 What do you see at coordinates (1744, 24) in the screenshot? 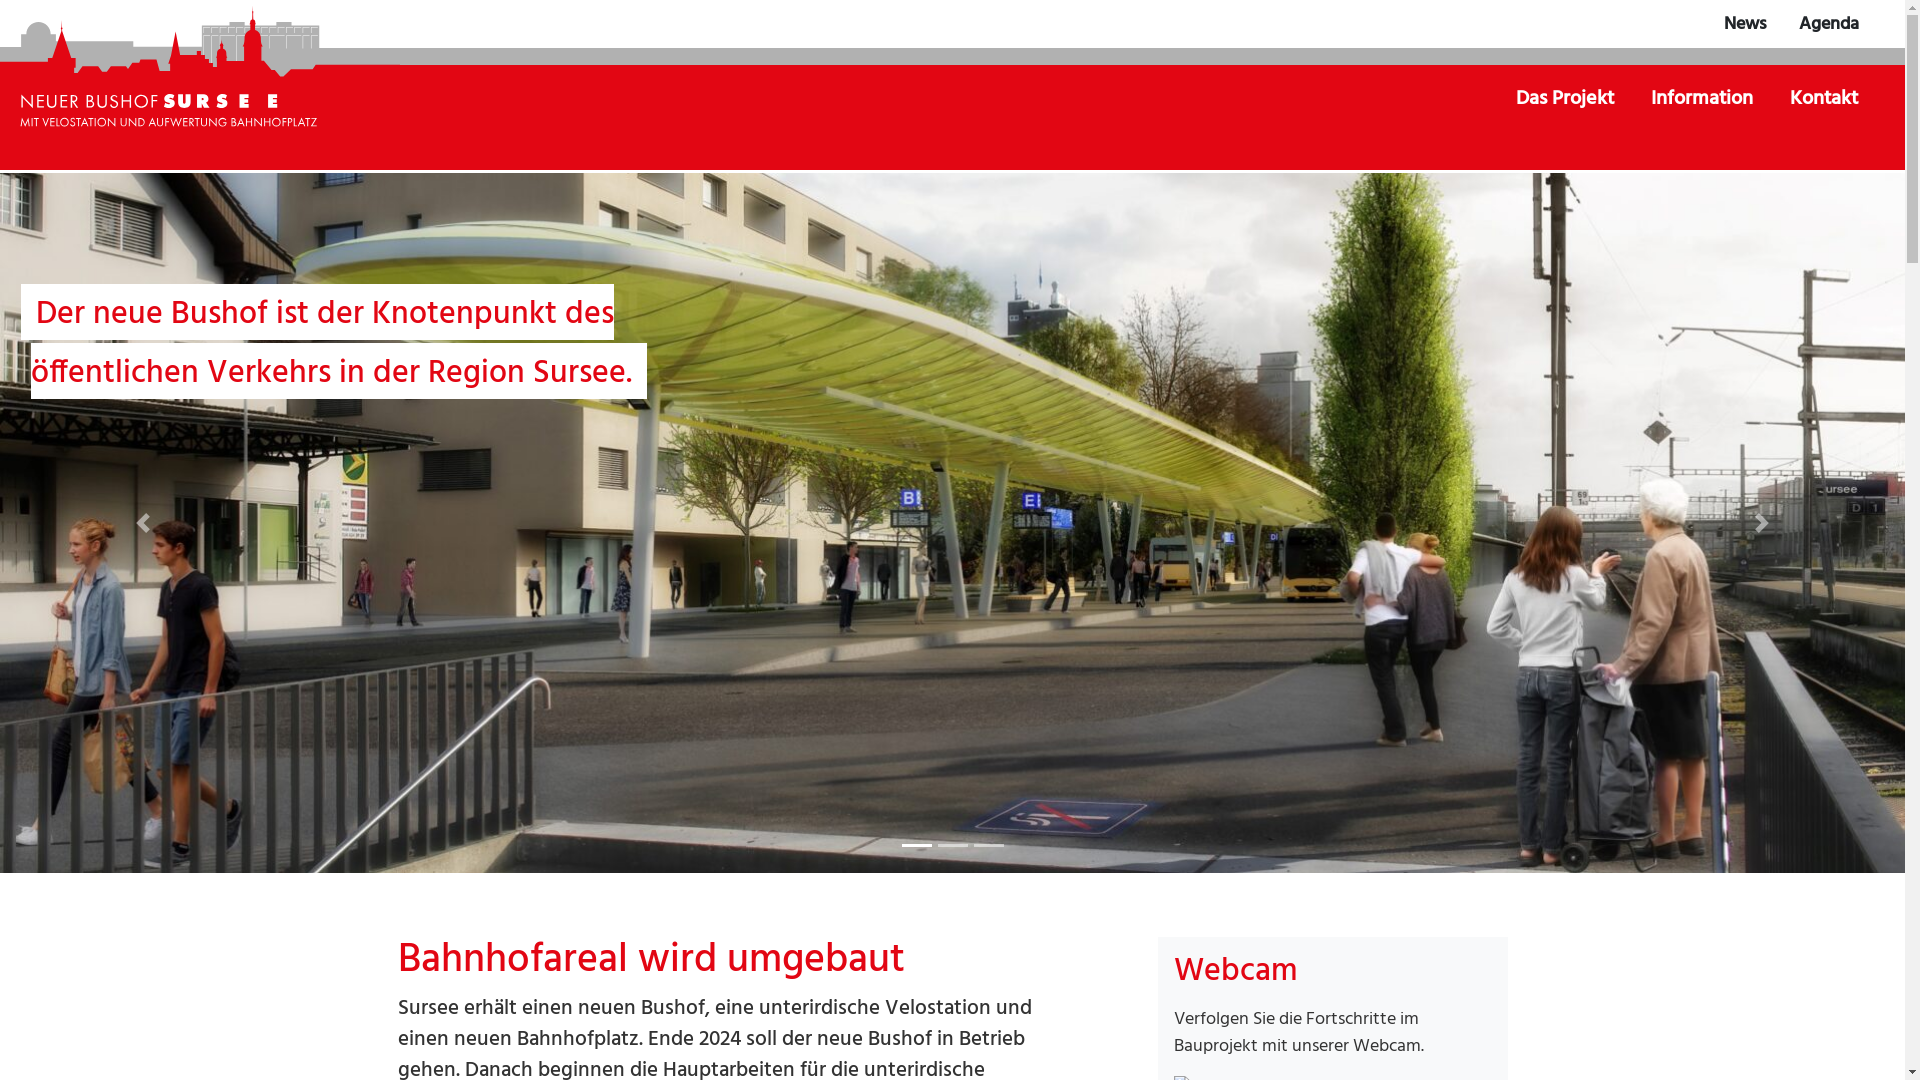
I see `'News'` at bounding box center [1744, 24].